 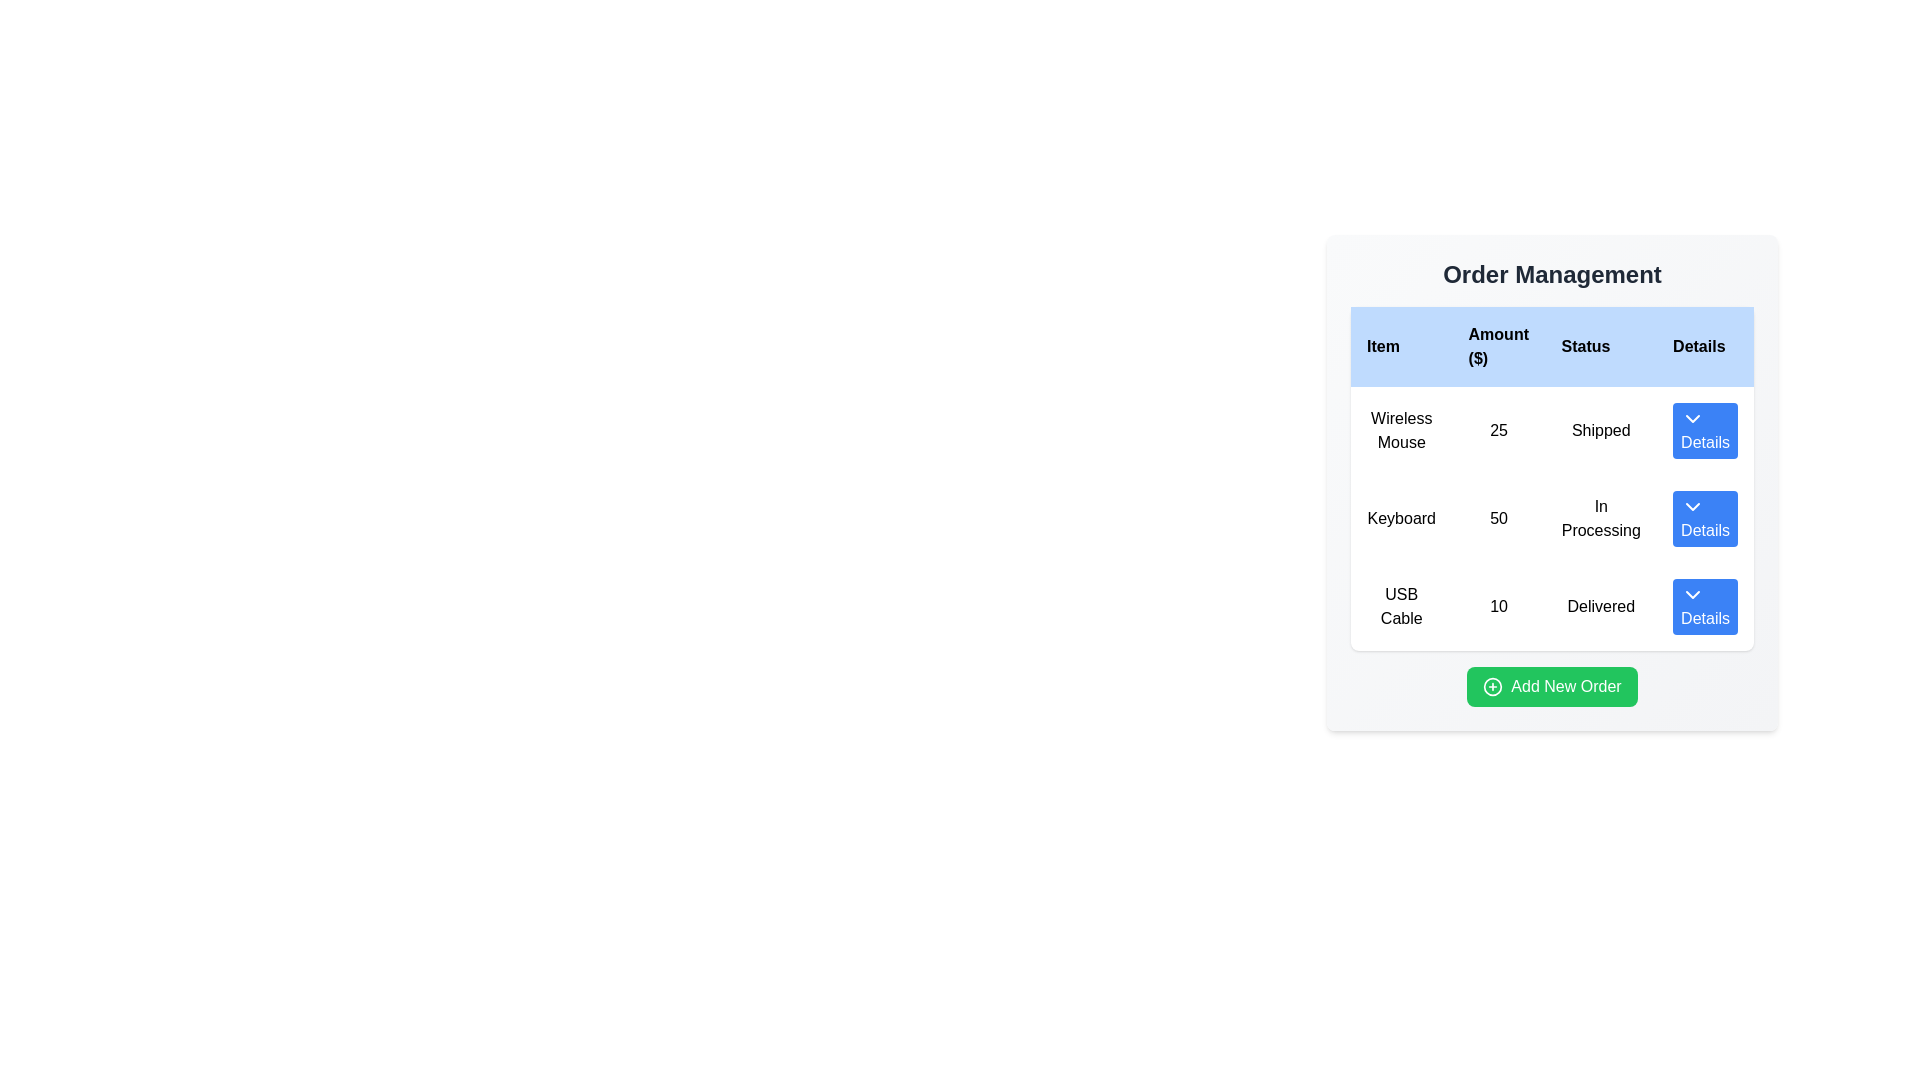 I want to click on the Text Display that shows the numerical value '25' in bold text, located in the 'Amount ($)' column for the 'Wireless Mouse' entry, so click(x=1498, y=430).